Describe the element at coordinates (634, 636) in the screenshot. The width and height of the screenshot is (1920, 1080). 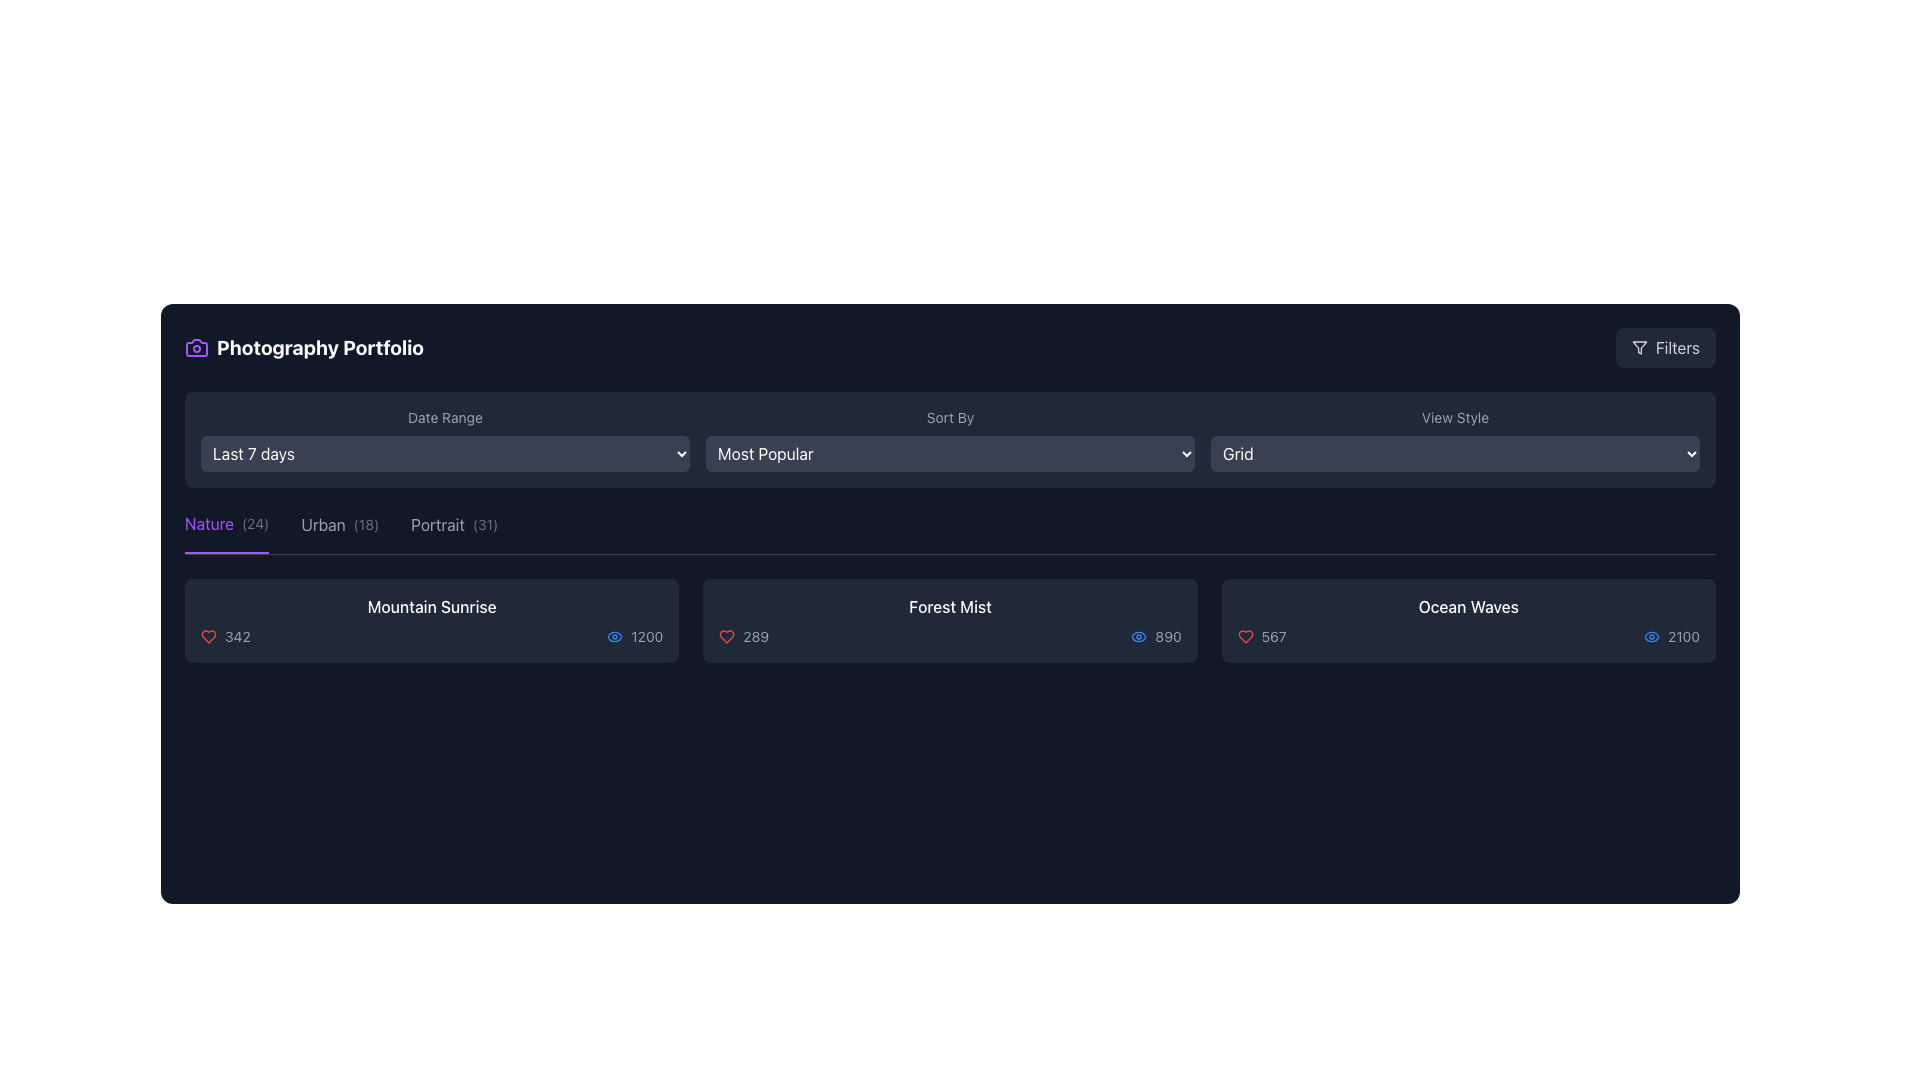
I see `view count text displayed next to the eye icon in the bottom section of the 'Mountain Sunrise' card, which is the last element in the sequence of likes and views` at that location.